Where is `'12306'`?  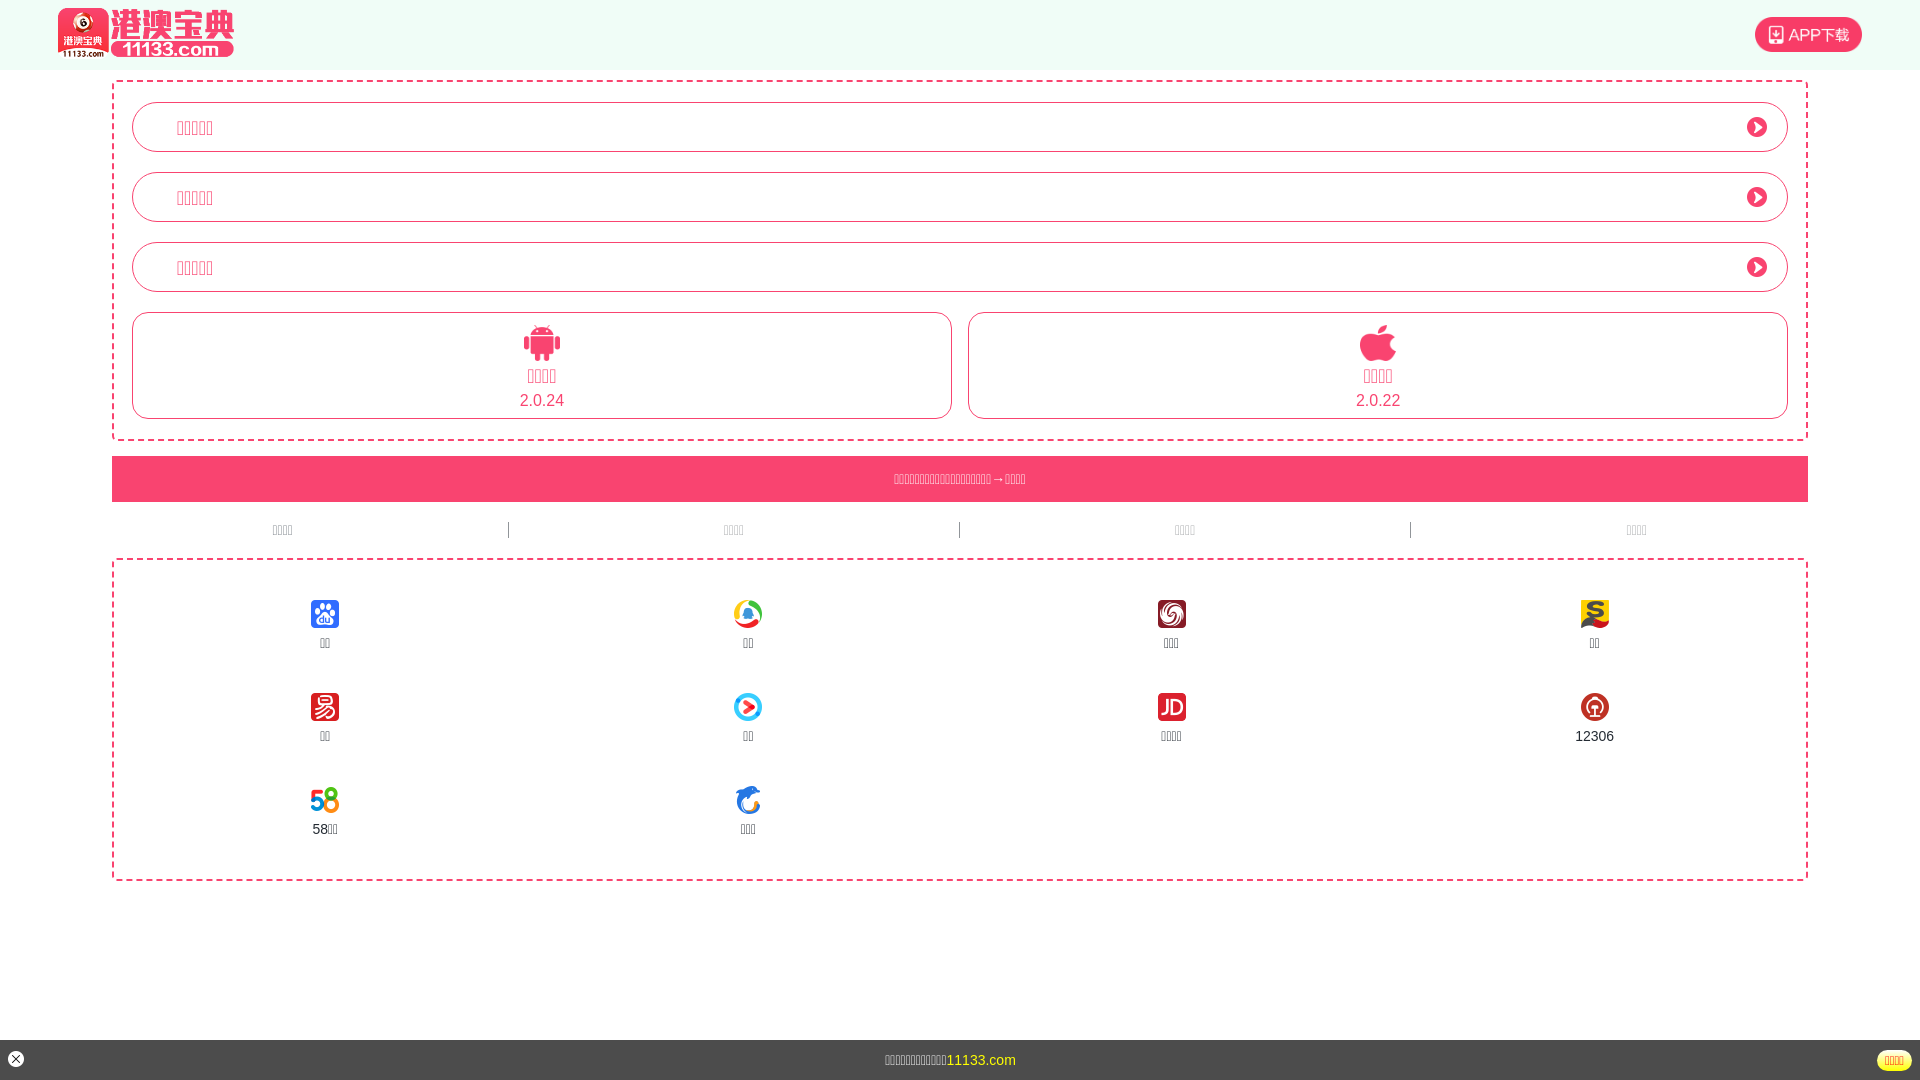 '12306' is located at coordinates (1593, 718).